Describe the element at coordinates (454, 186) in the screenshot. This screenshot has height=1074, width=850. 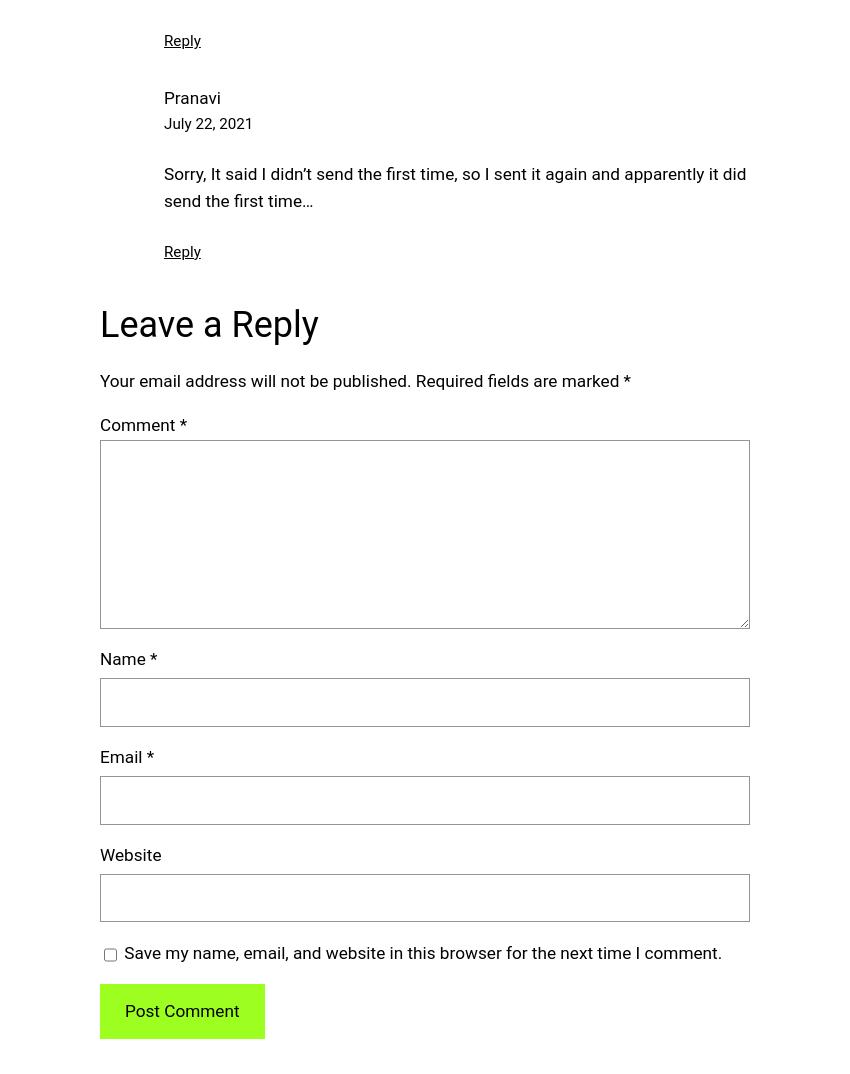
I see `'Sorry, It said I didn’t send the first time, so I sent it again and apparently it did send the first time…'` at that location.